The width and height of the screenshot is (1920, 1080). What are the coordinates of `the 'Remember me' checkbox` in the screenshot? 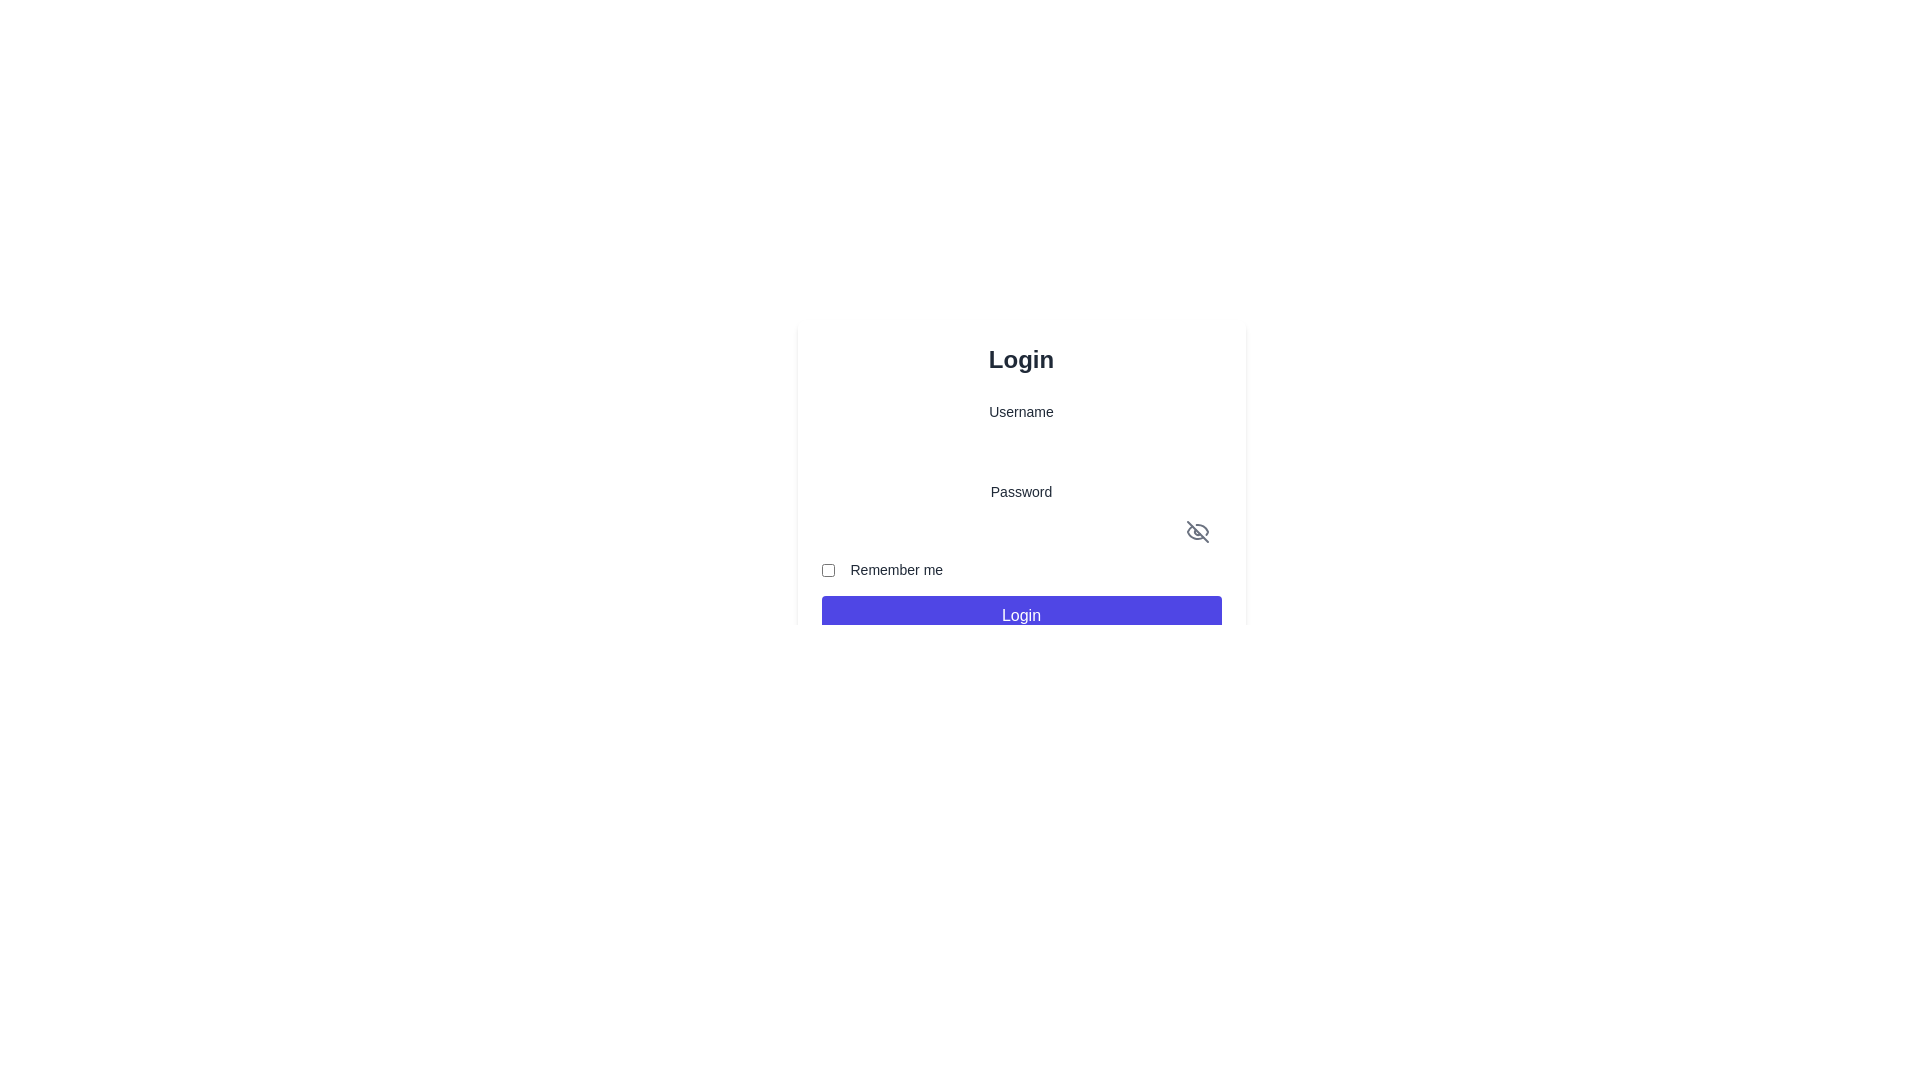 It's located at (828, 570).